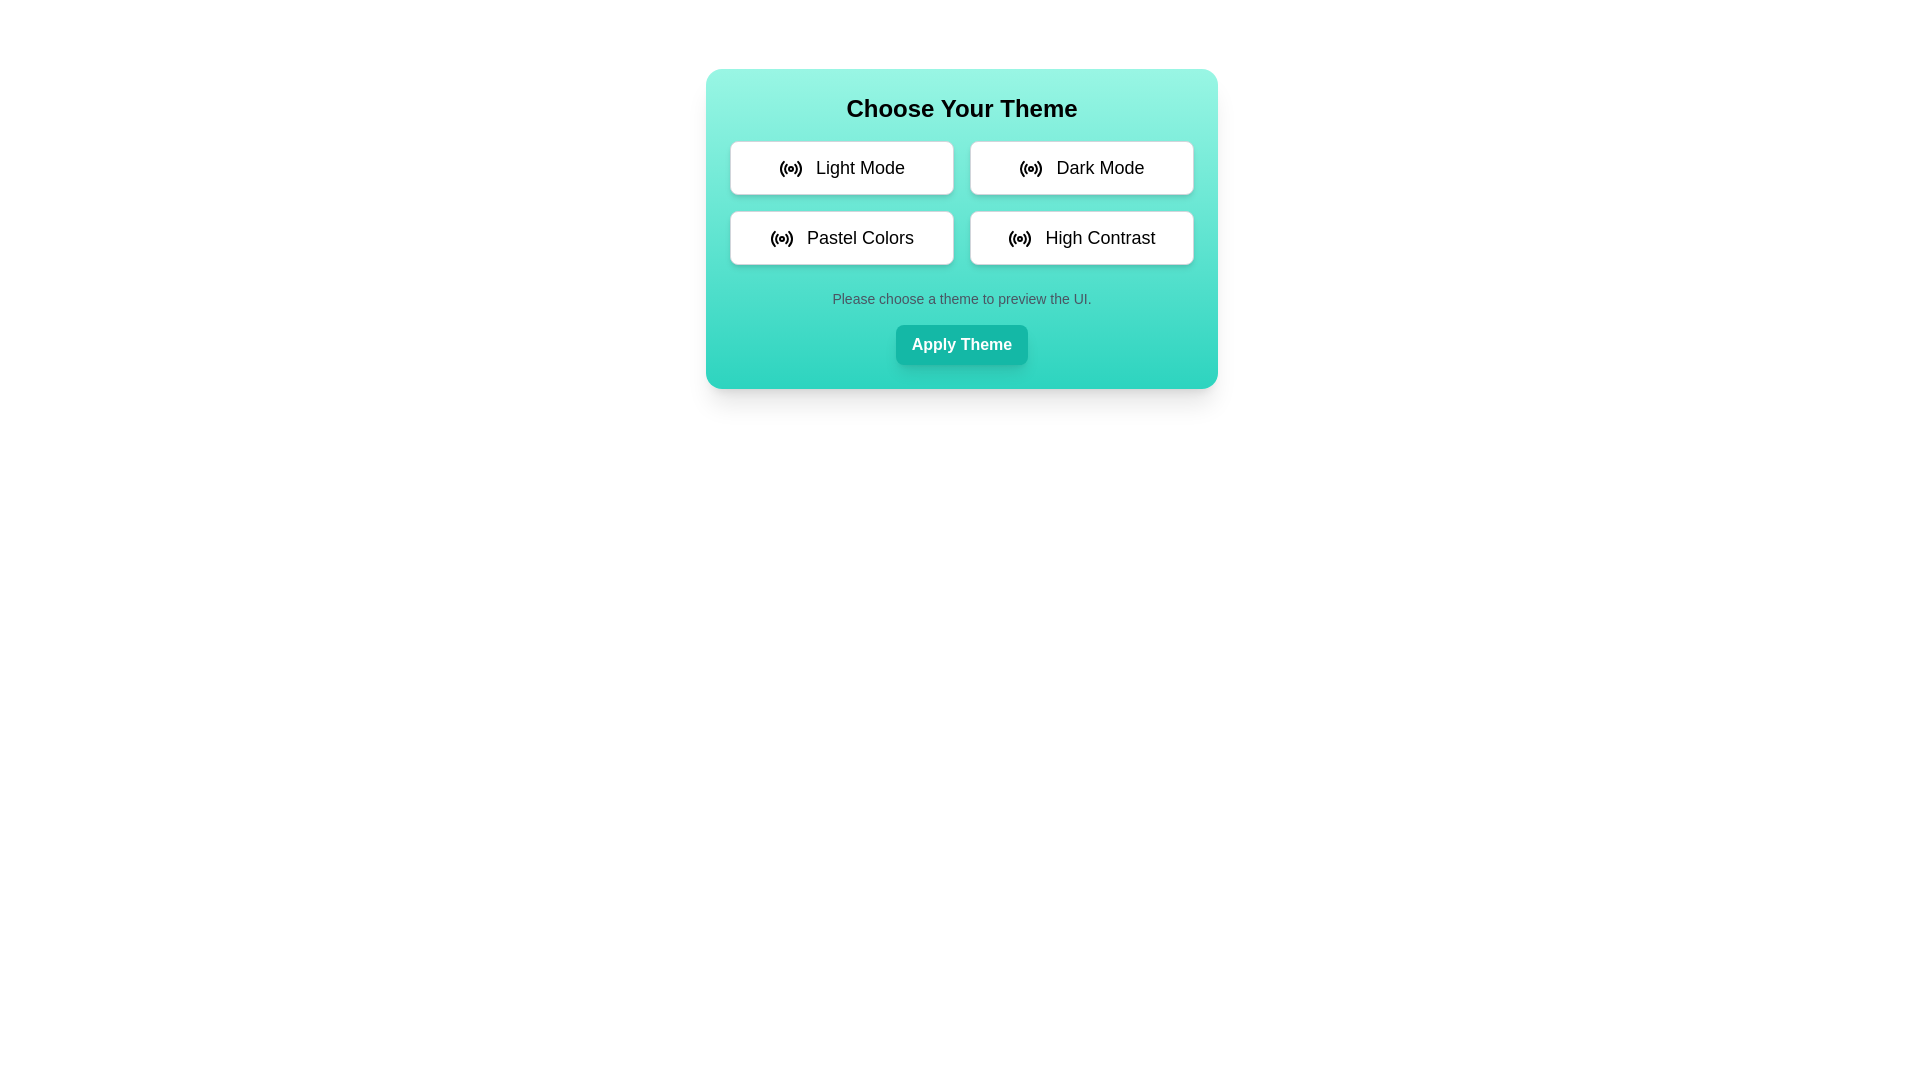 Image resolution: width=1920 pixels, height=1080 pixels. Describe the element at coordinates (790, 168) in the screenshot. I see `the decorative radio signal icon located at the left side of the 'Light Mode' button in the upper-left corner of the color scheme selection section` at that location.